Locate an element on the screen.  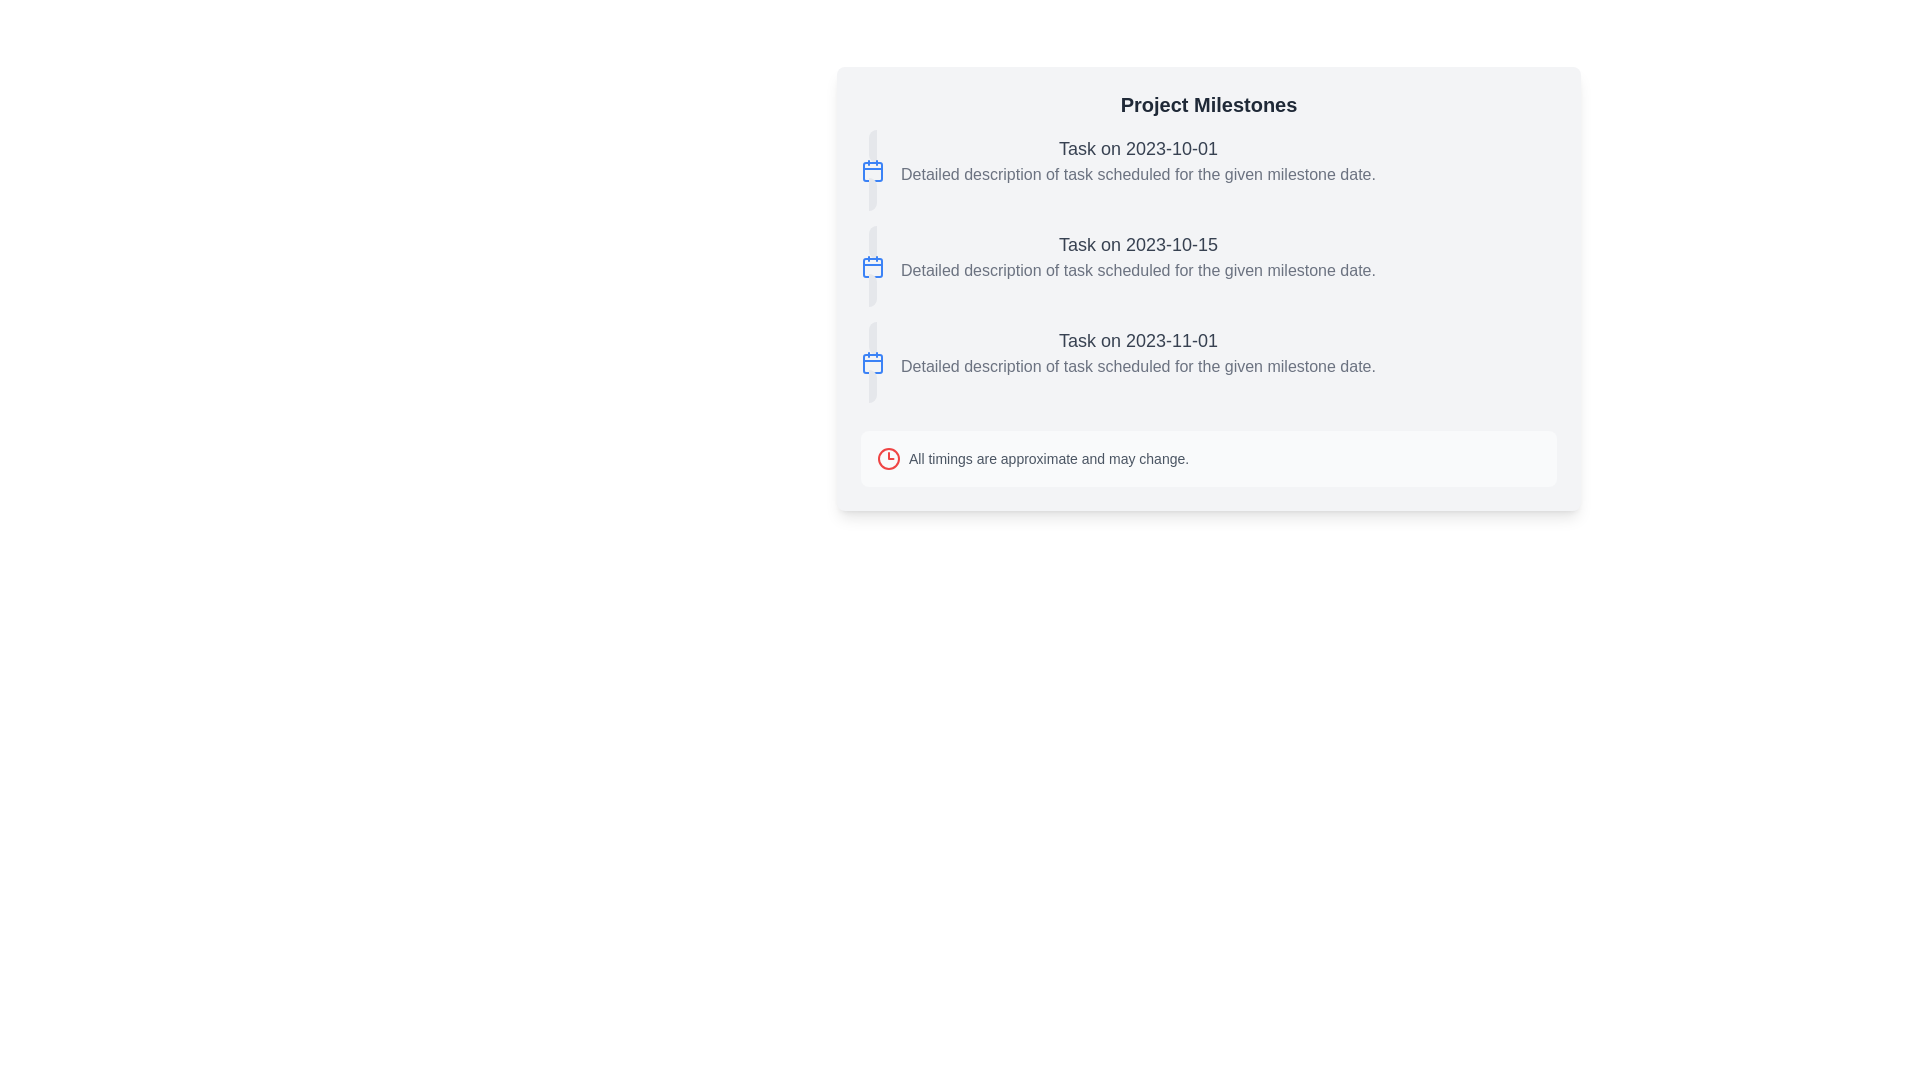
the text label element stating 'Task on 2023-11-01', which is styled in a large, bold font and positioned prominently in the milestone list is located at coordinates (1138, 339).